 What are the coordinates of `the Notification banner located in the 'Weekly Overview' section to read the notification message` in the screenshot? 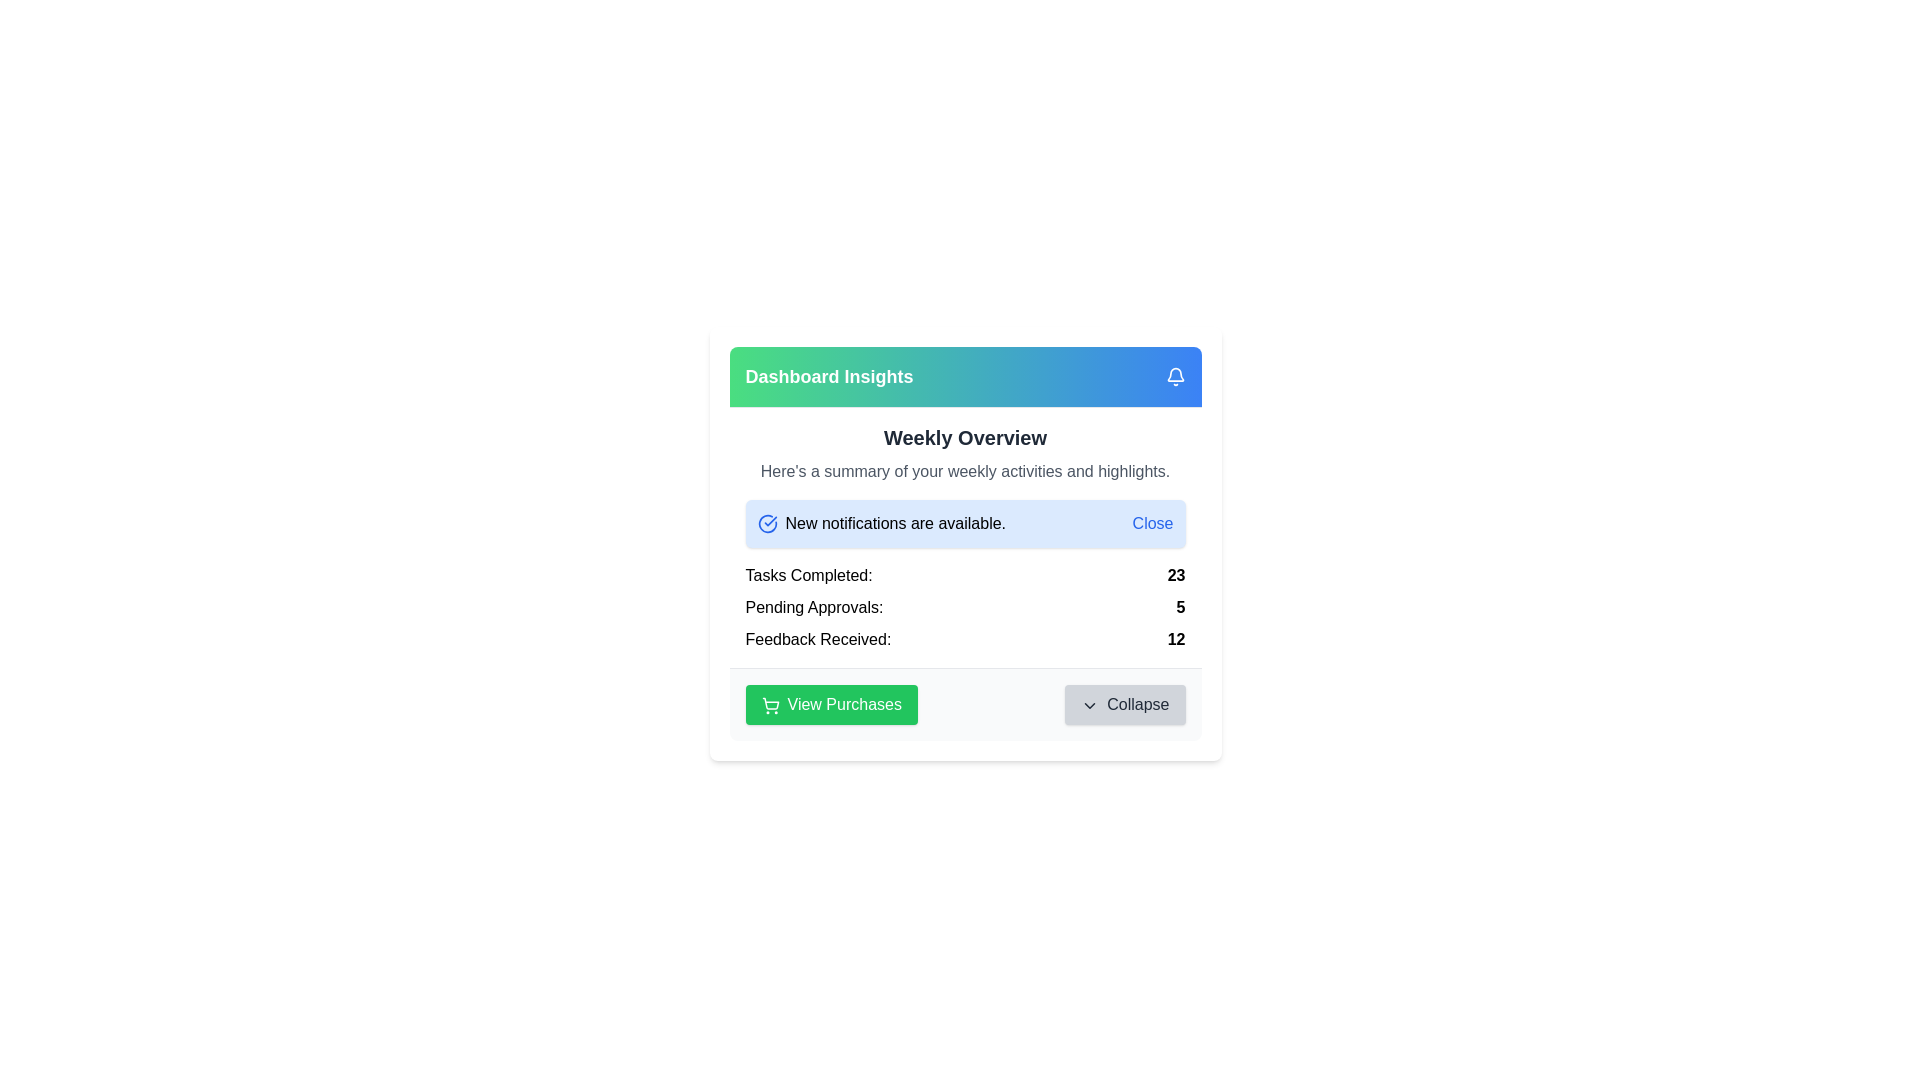 It's located at (965, 523).